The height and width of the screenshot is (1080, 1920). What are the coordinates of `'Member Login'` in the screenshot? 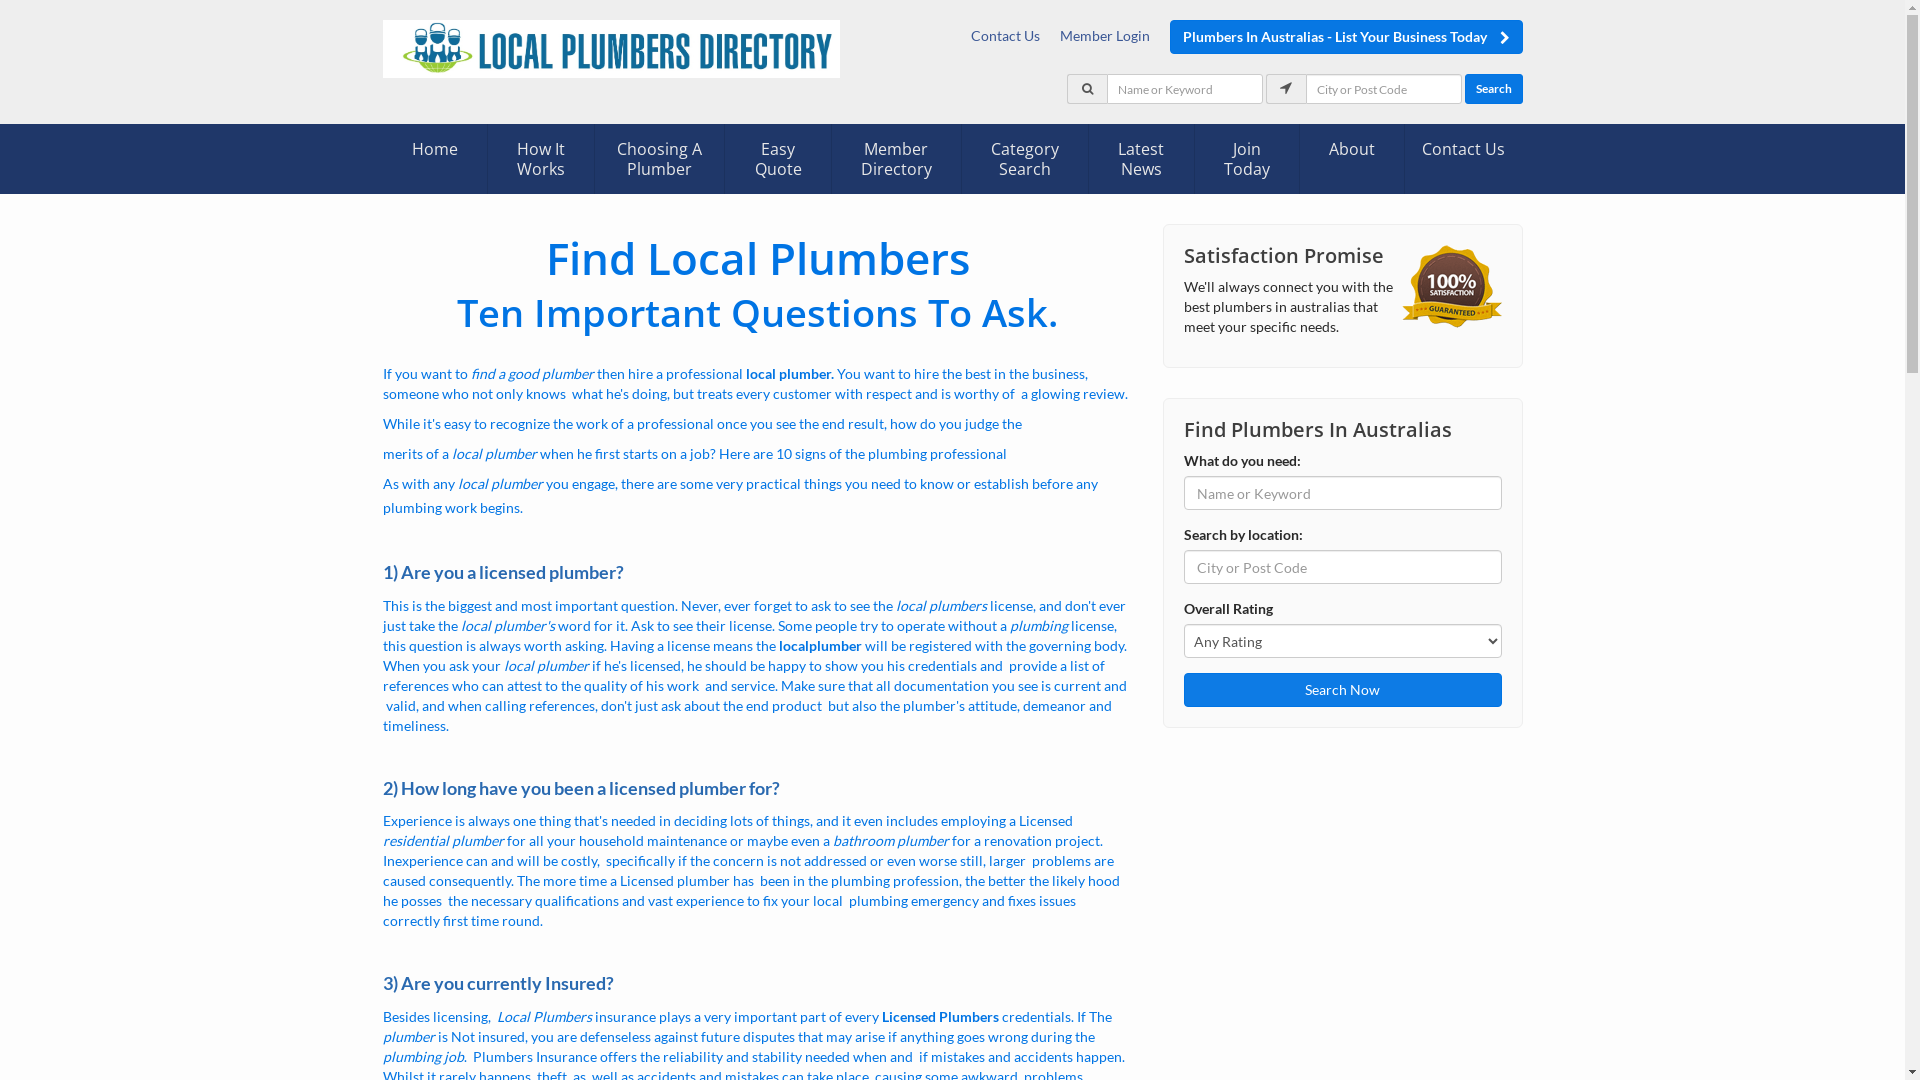 It's located at (1108, 35).